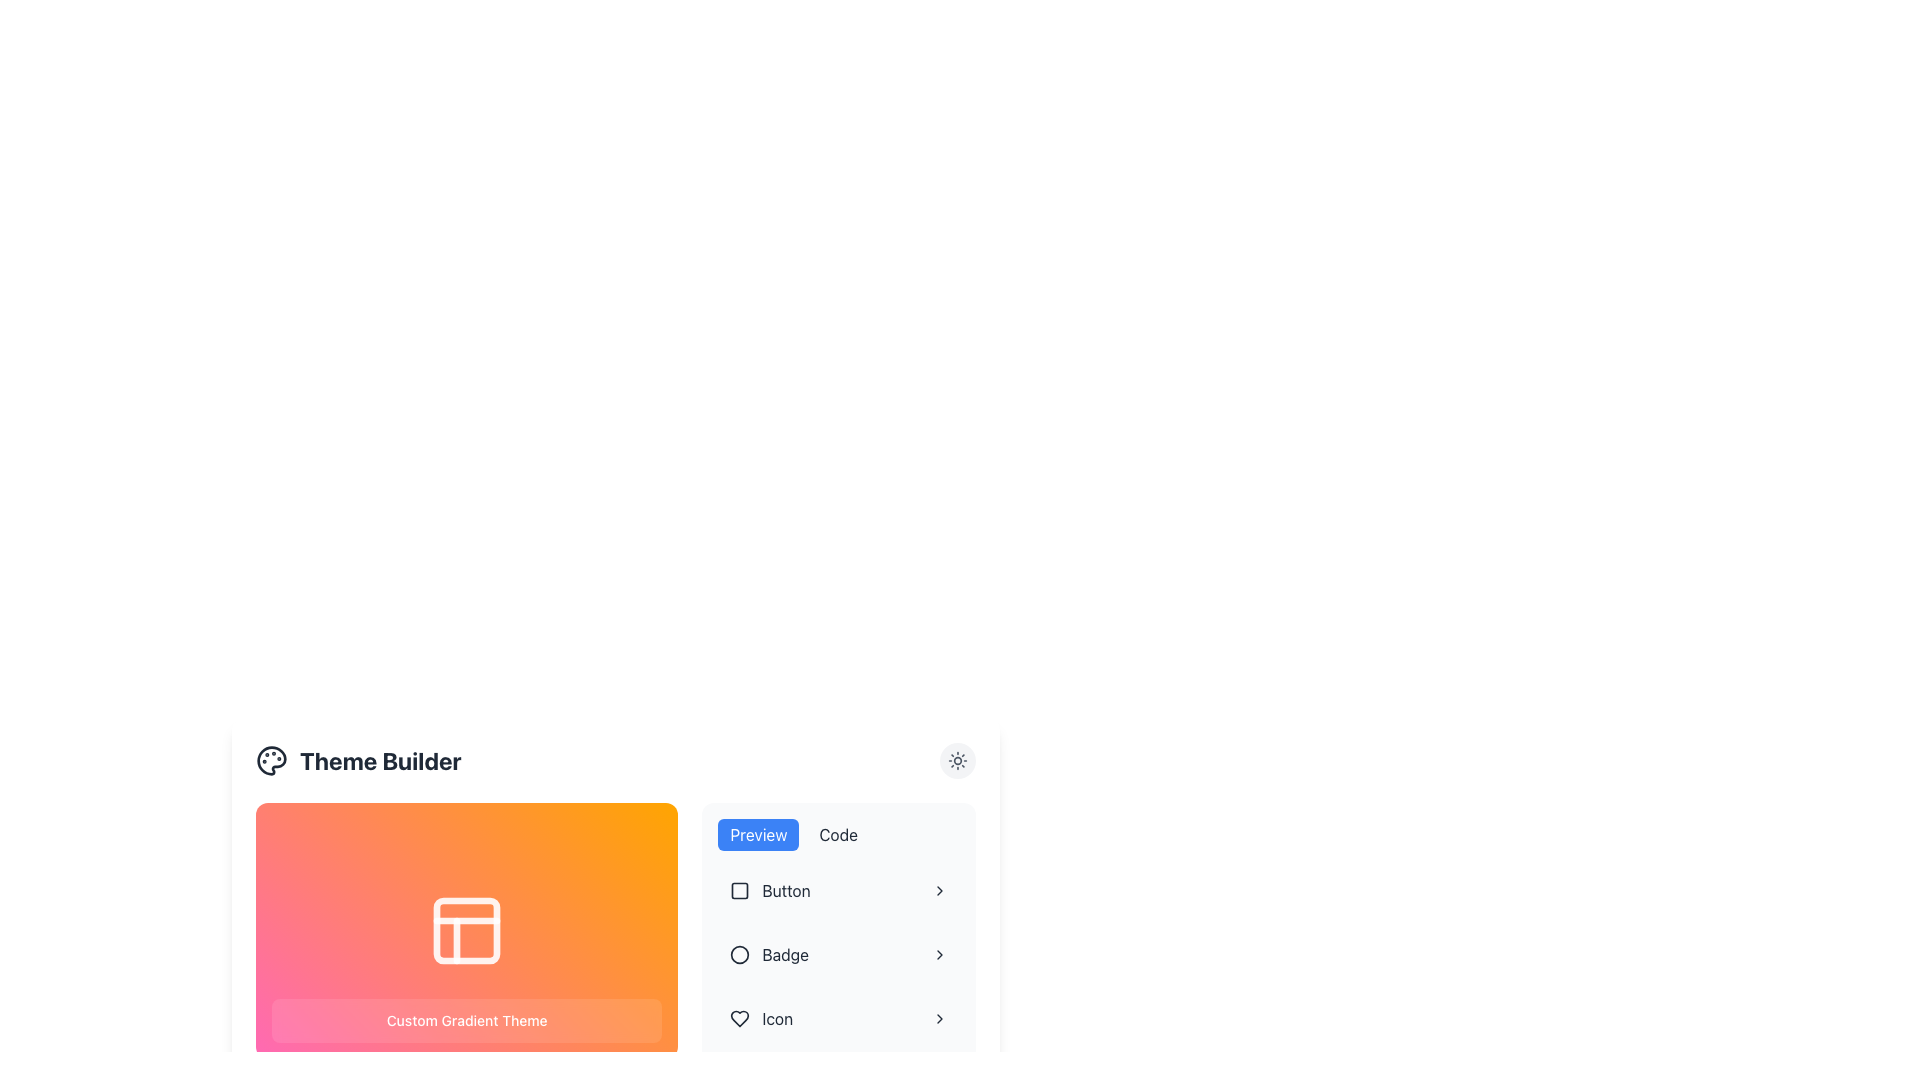 This screenshot has height=1080, width=1920. What do you see at coordinates (739, 890) in the screenshot?
I see `the checkbox-like icon located at the leftmost position of the button labeled 'Button', which is part of a vertical list next to a prominent orange panel` at bounding box center [739, 890].